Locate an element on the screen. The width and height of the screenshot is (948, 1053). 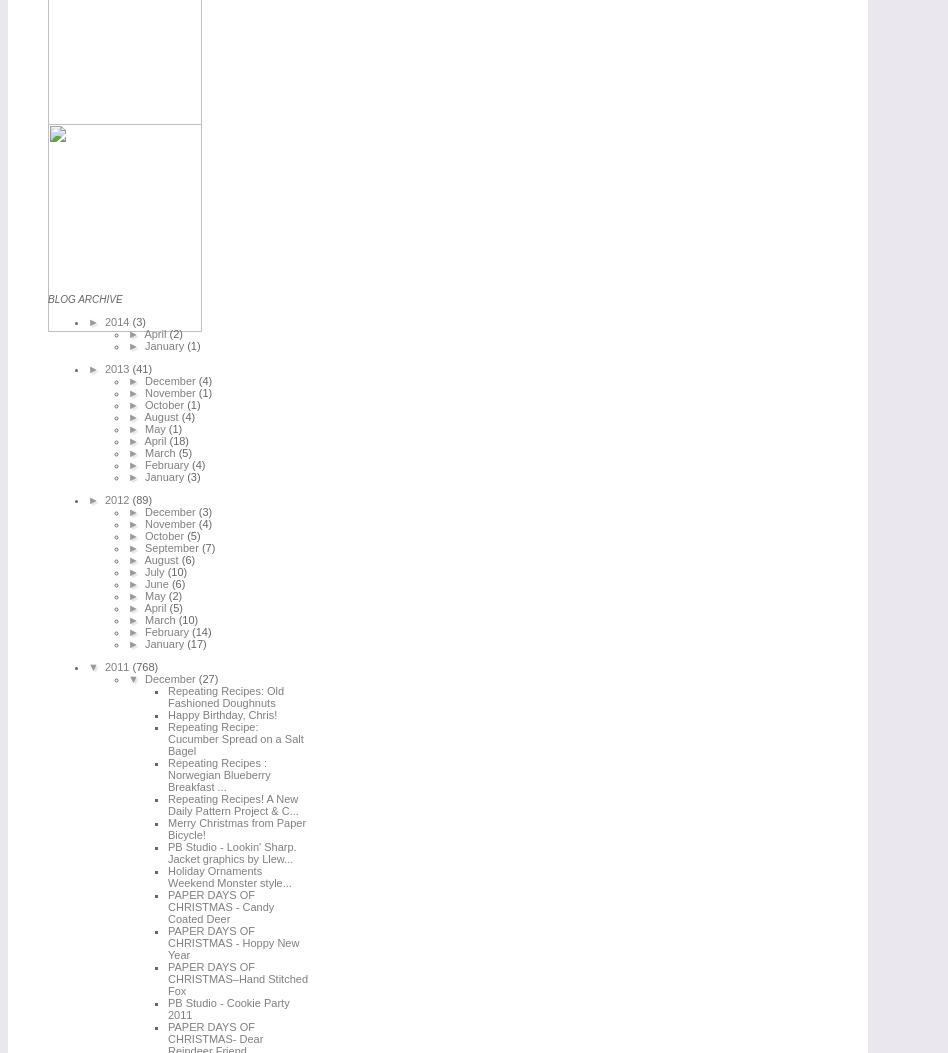
'(18)' is located at coordinates (177, 439).